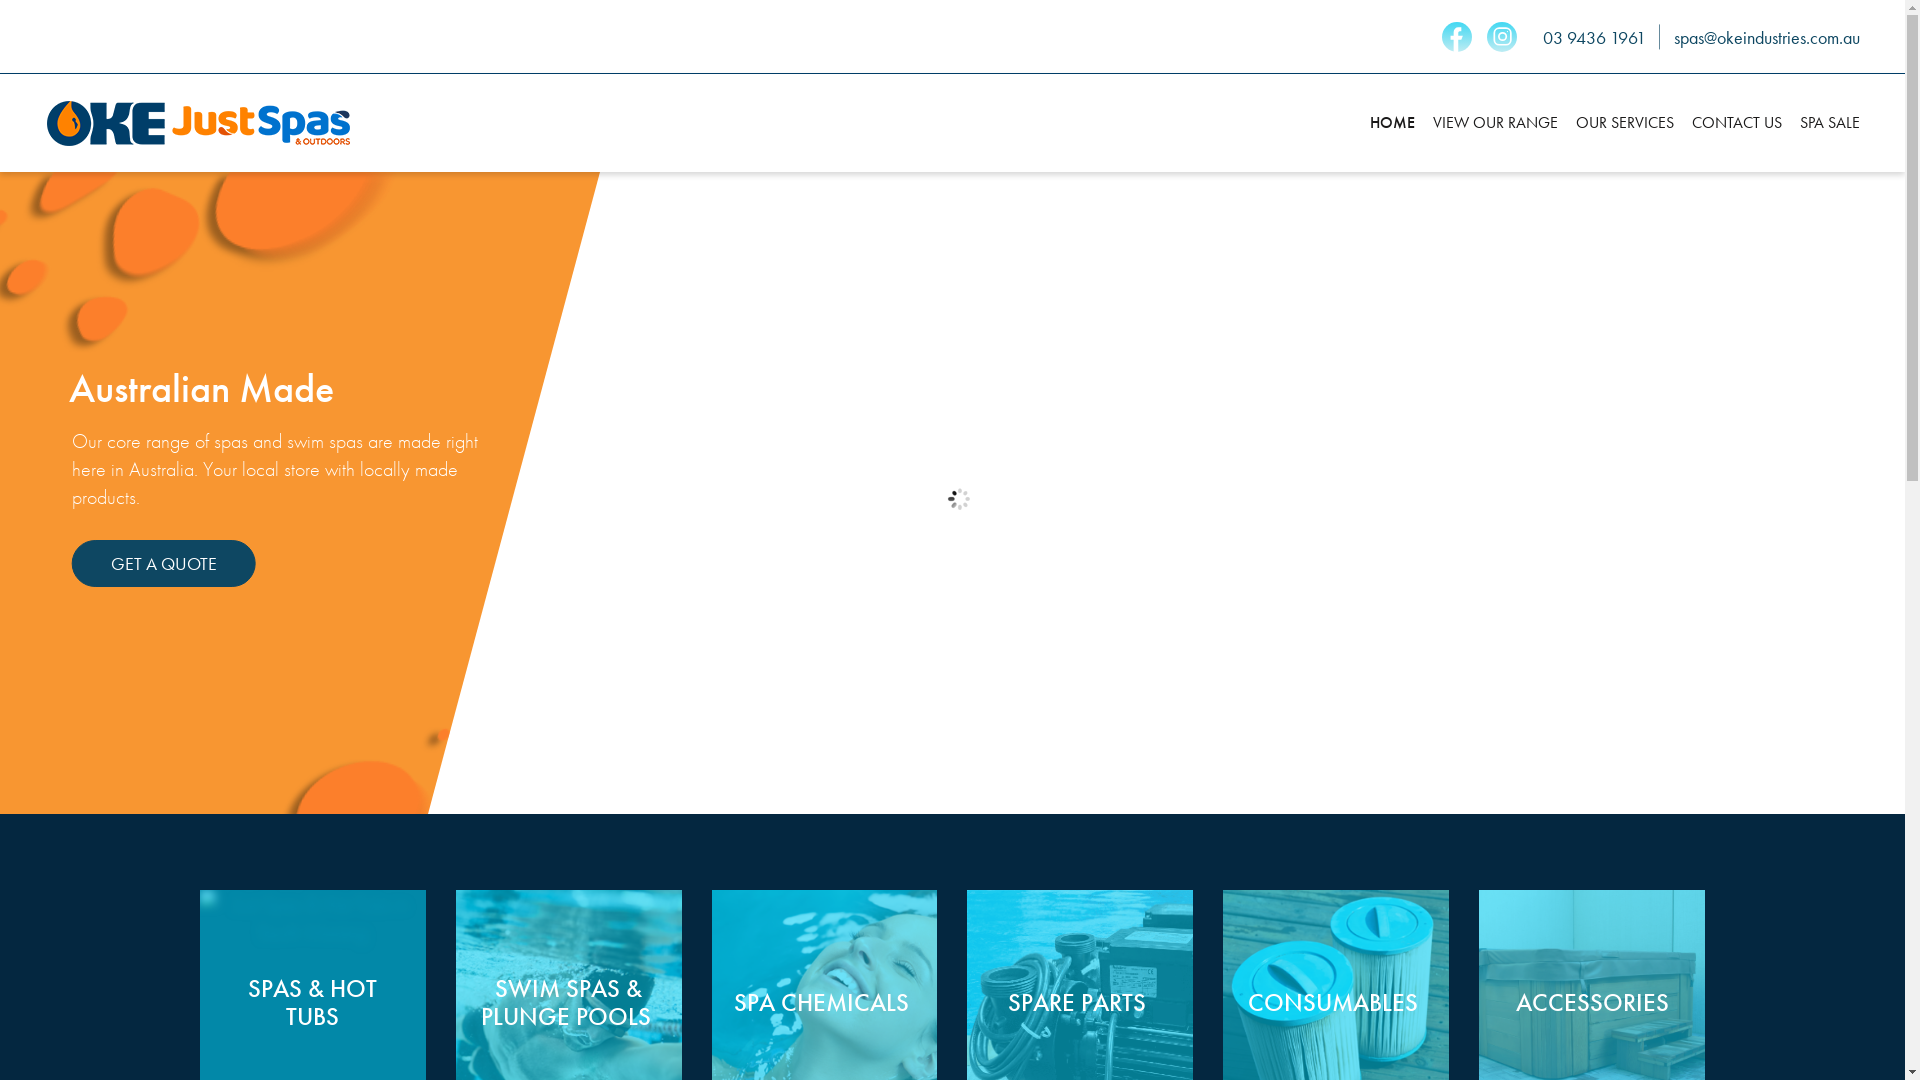  Describe the element at coordinates (311, 1002) in the screenshot. I see `'SPAS & HOT TUBS'` at that location.